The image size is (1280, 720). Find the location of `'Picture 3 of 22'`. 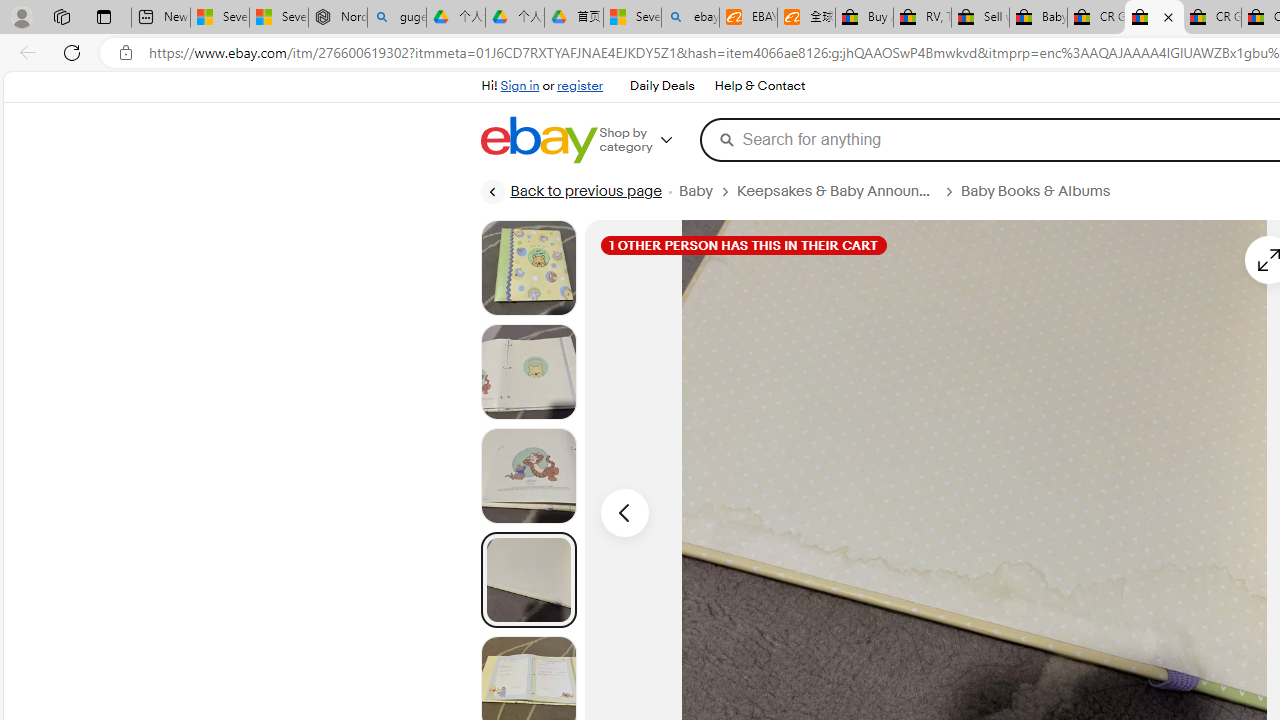

'Picture 3 of 22' is located at coordinates (528, 475).